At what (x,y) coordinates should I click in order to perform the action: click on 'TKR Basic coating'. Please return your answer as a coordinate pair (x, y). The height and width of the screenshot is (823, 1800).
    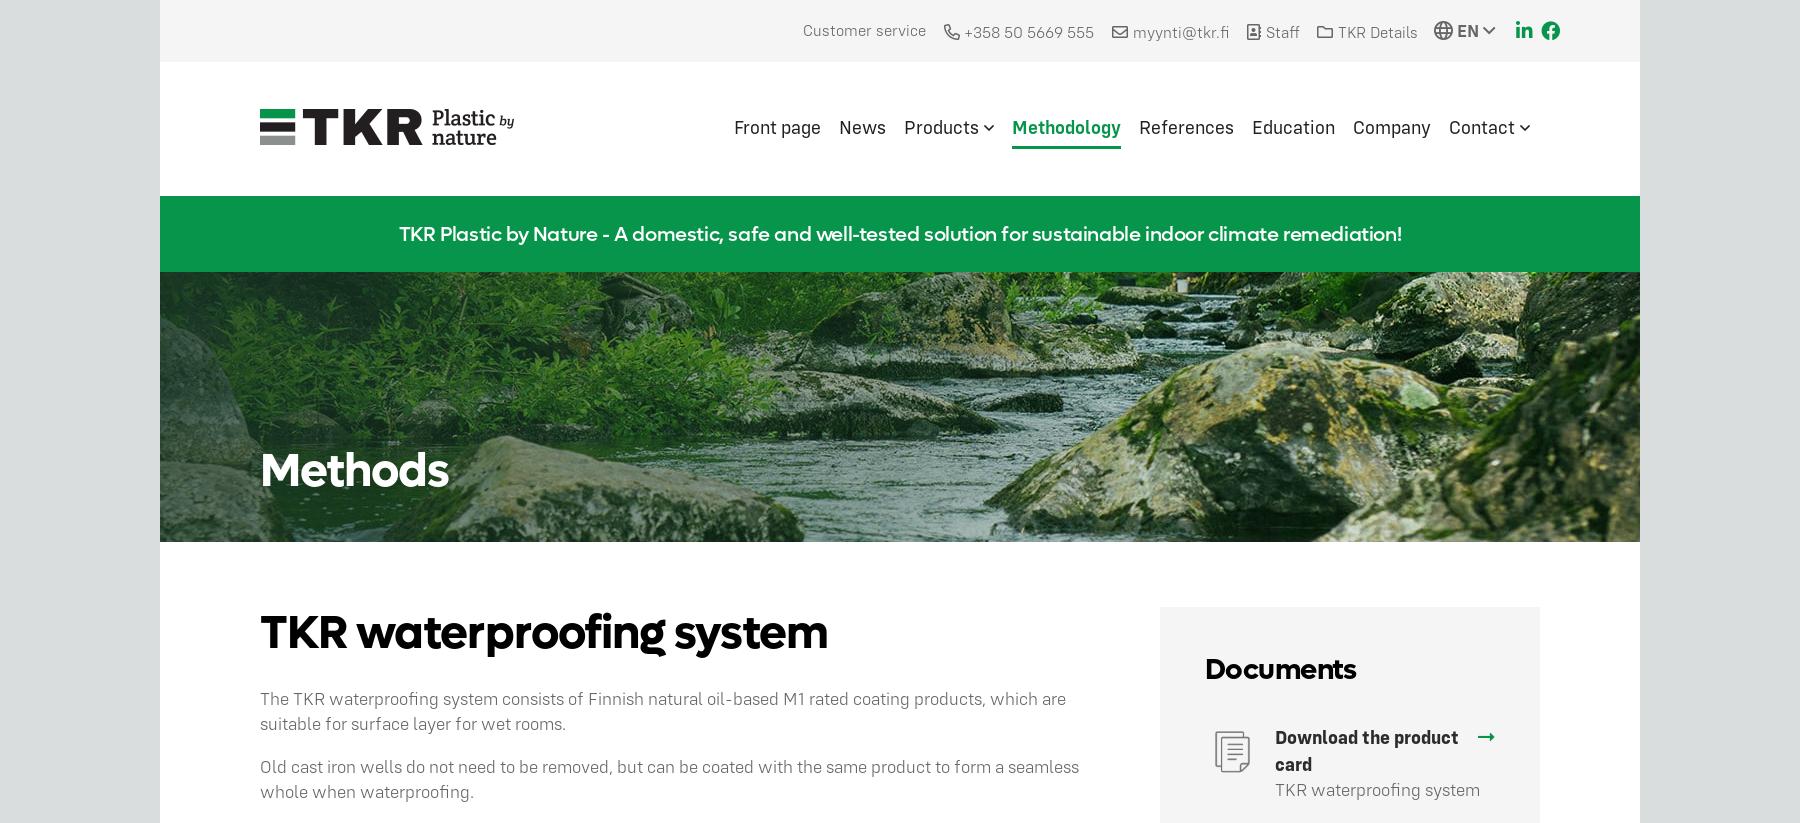
    Looking at the image, I should click on (999, 175).